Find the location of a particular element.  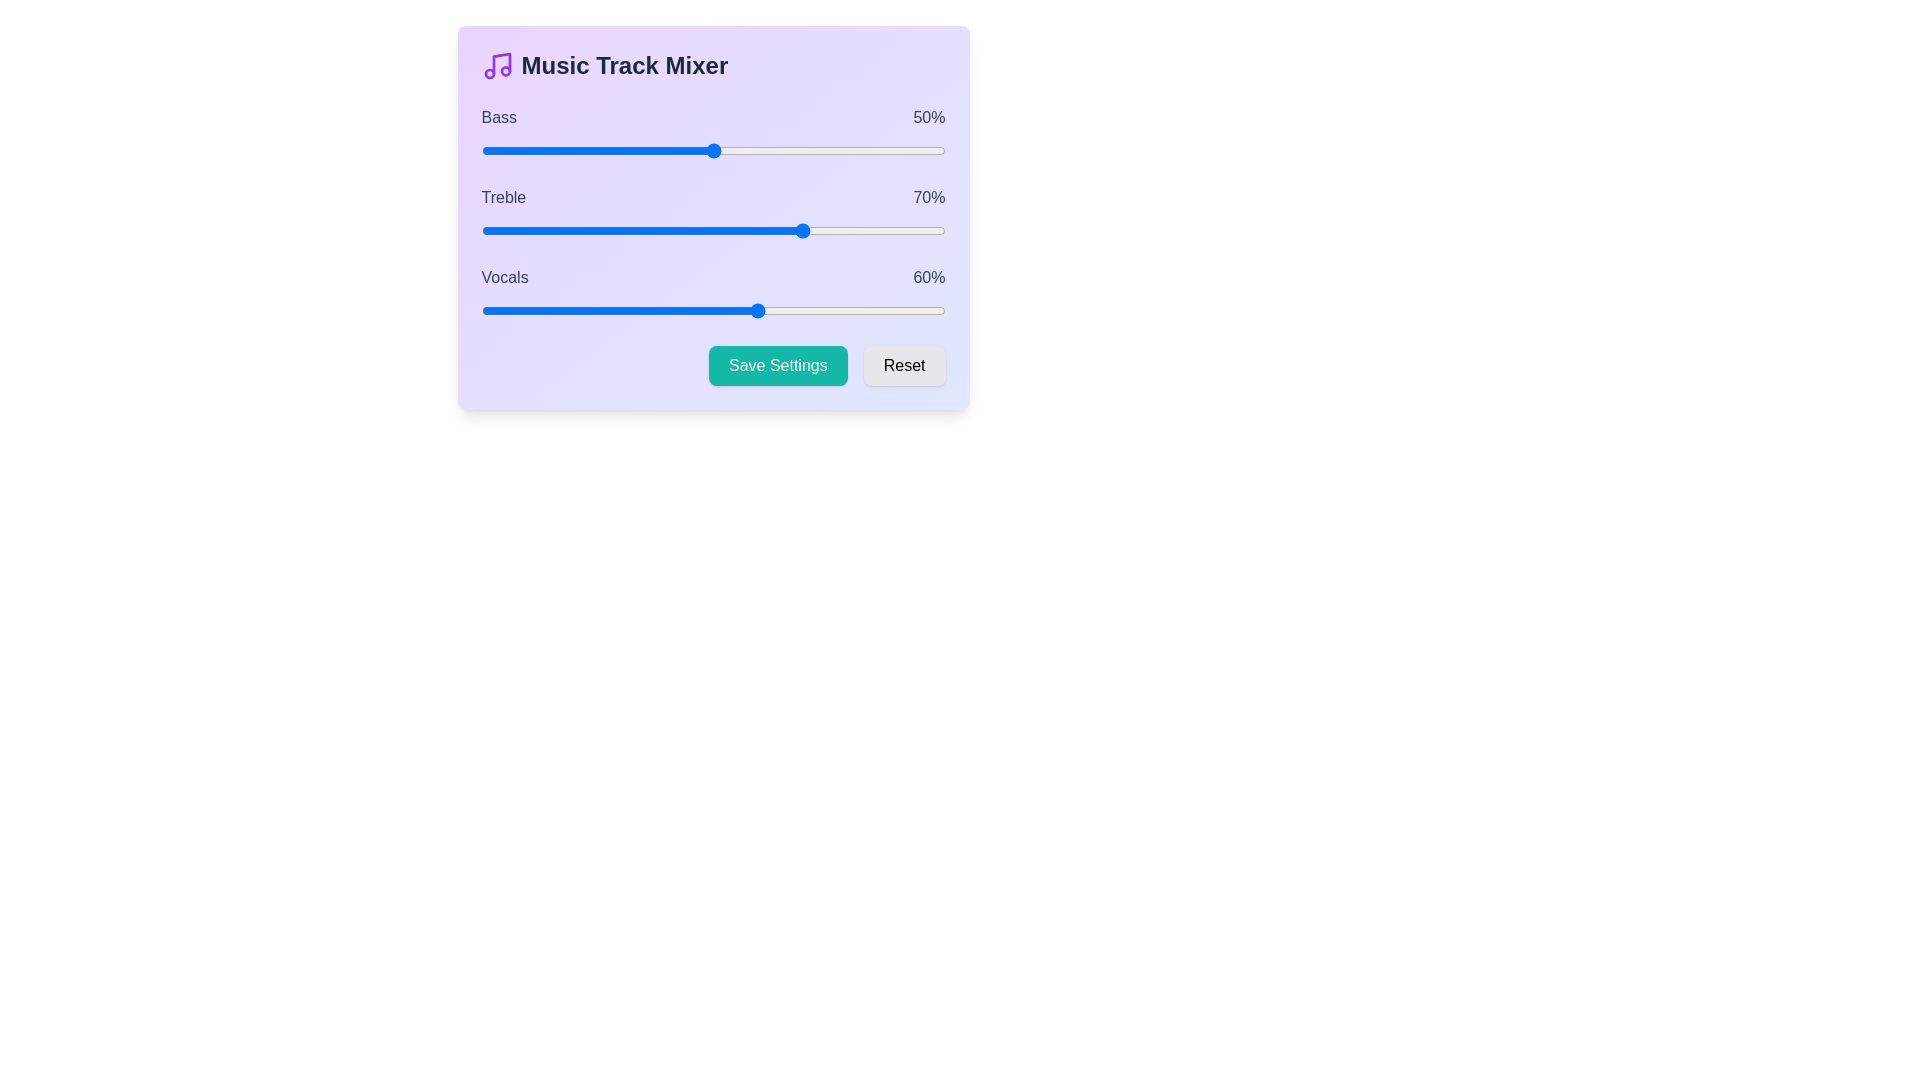

the 0 slider to 53% is located at coordinates (726, 149).